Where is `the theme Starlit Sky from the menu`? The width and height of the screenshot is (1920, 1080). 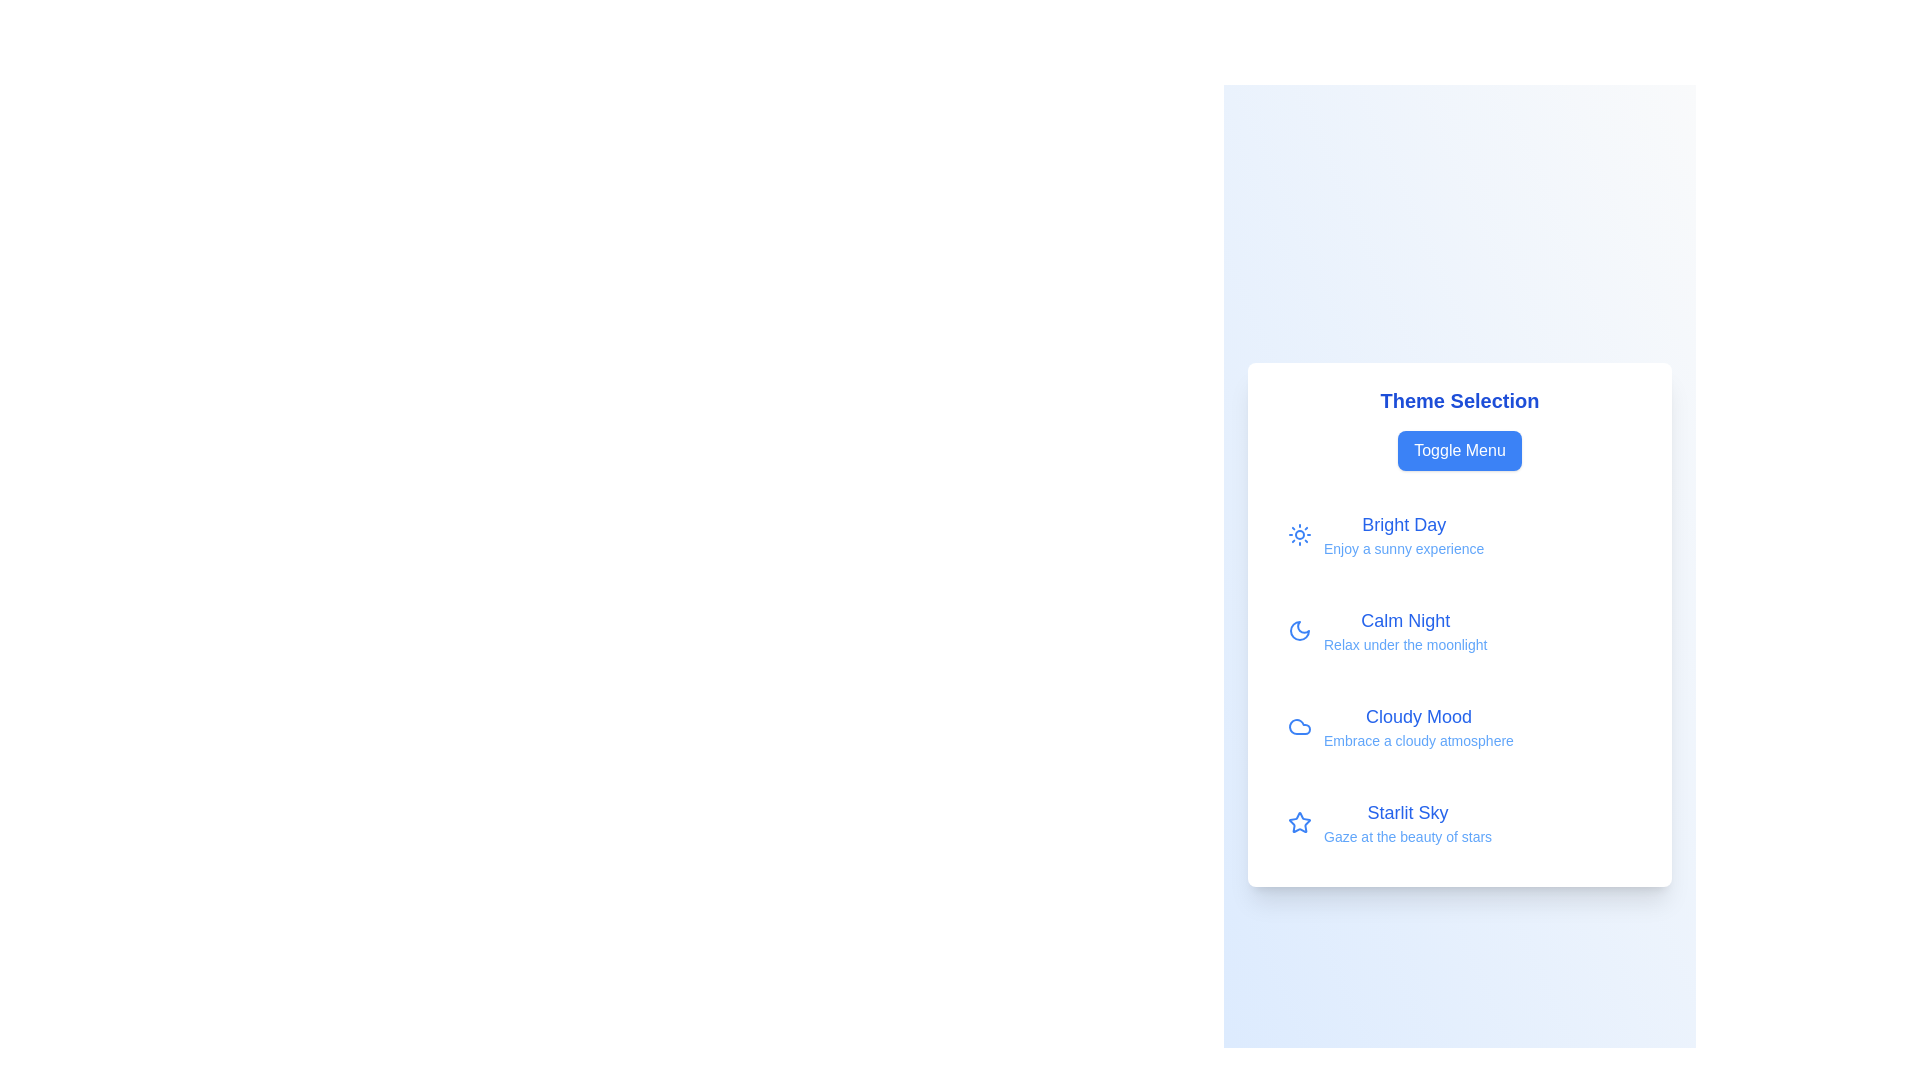 the theme Starlit Sky from the menu is located at coordinates (1459, 822).